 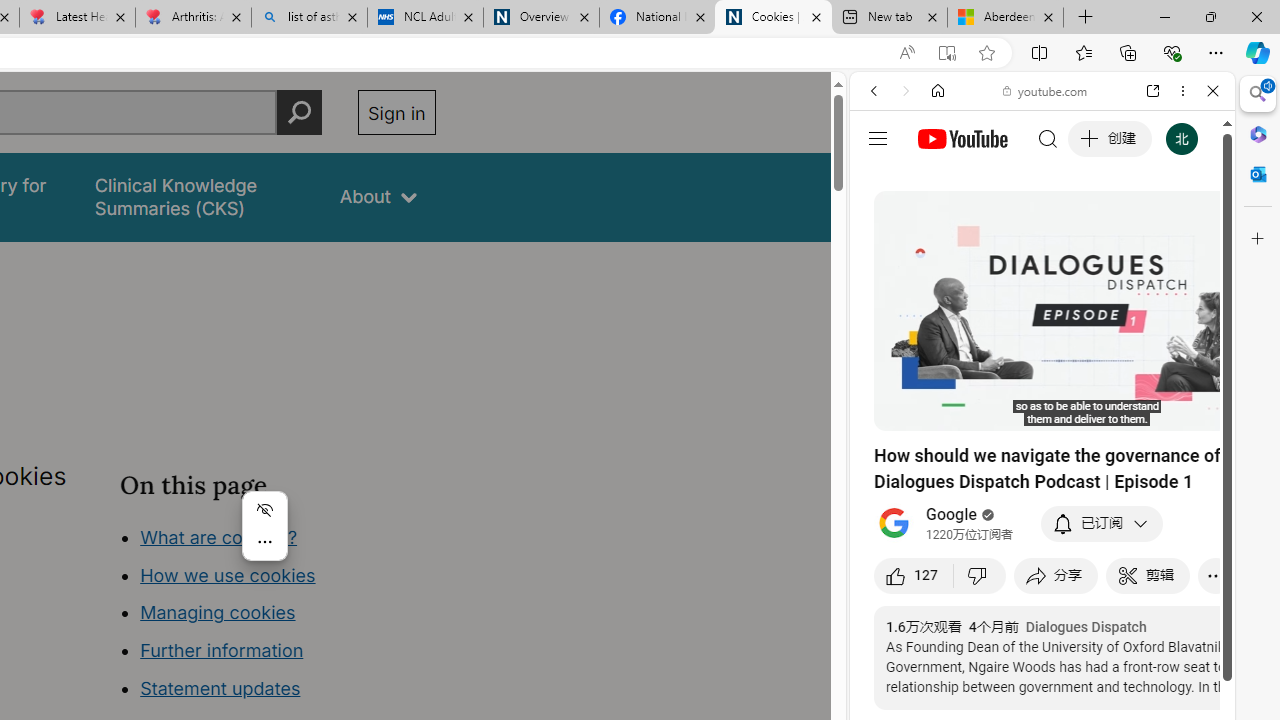 I want to click on 'false', so click(x=199, y=197).